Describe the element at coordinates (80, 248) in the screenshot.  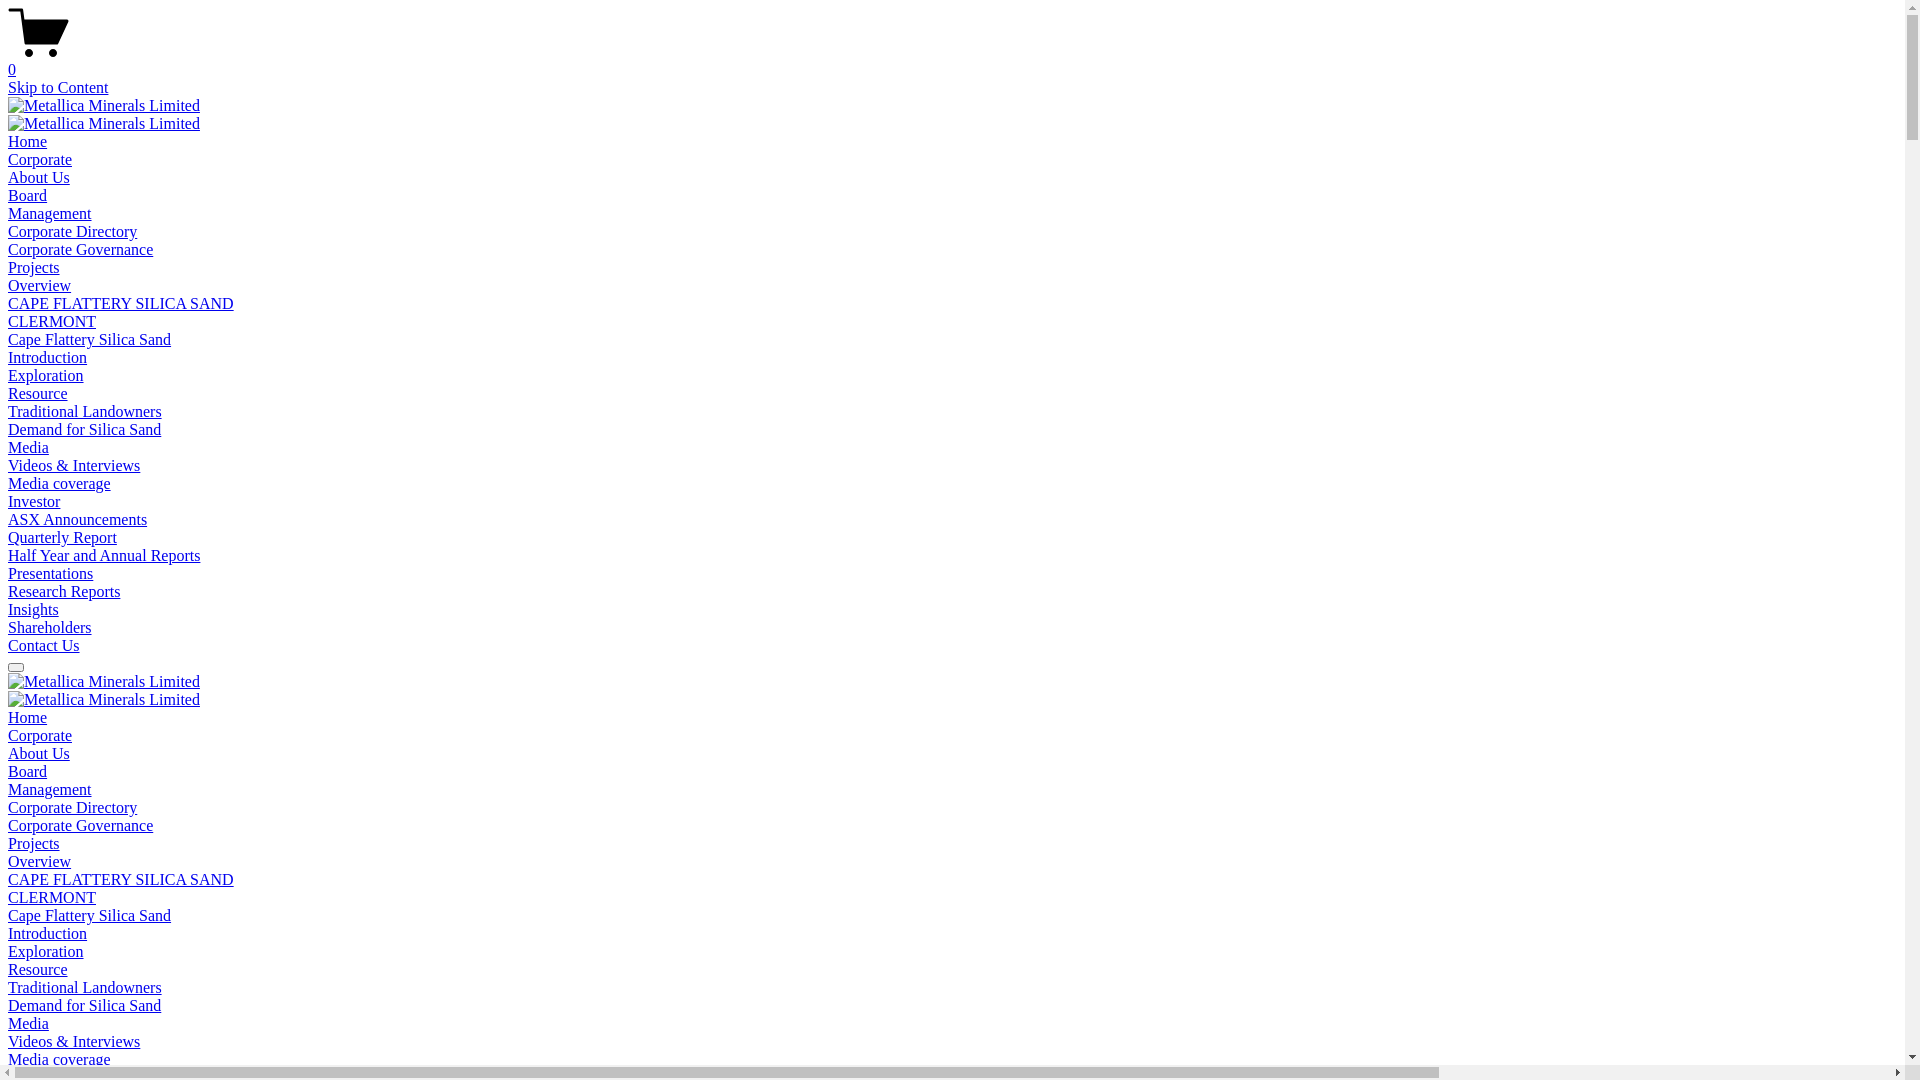
I see `'Corporate Governance'` at that location.